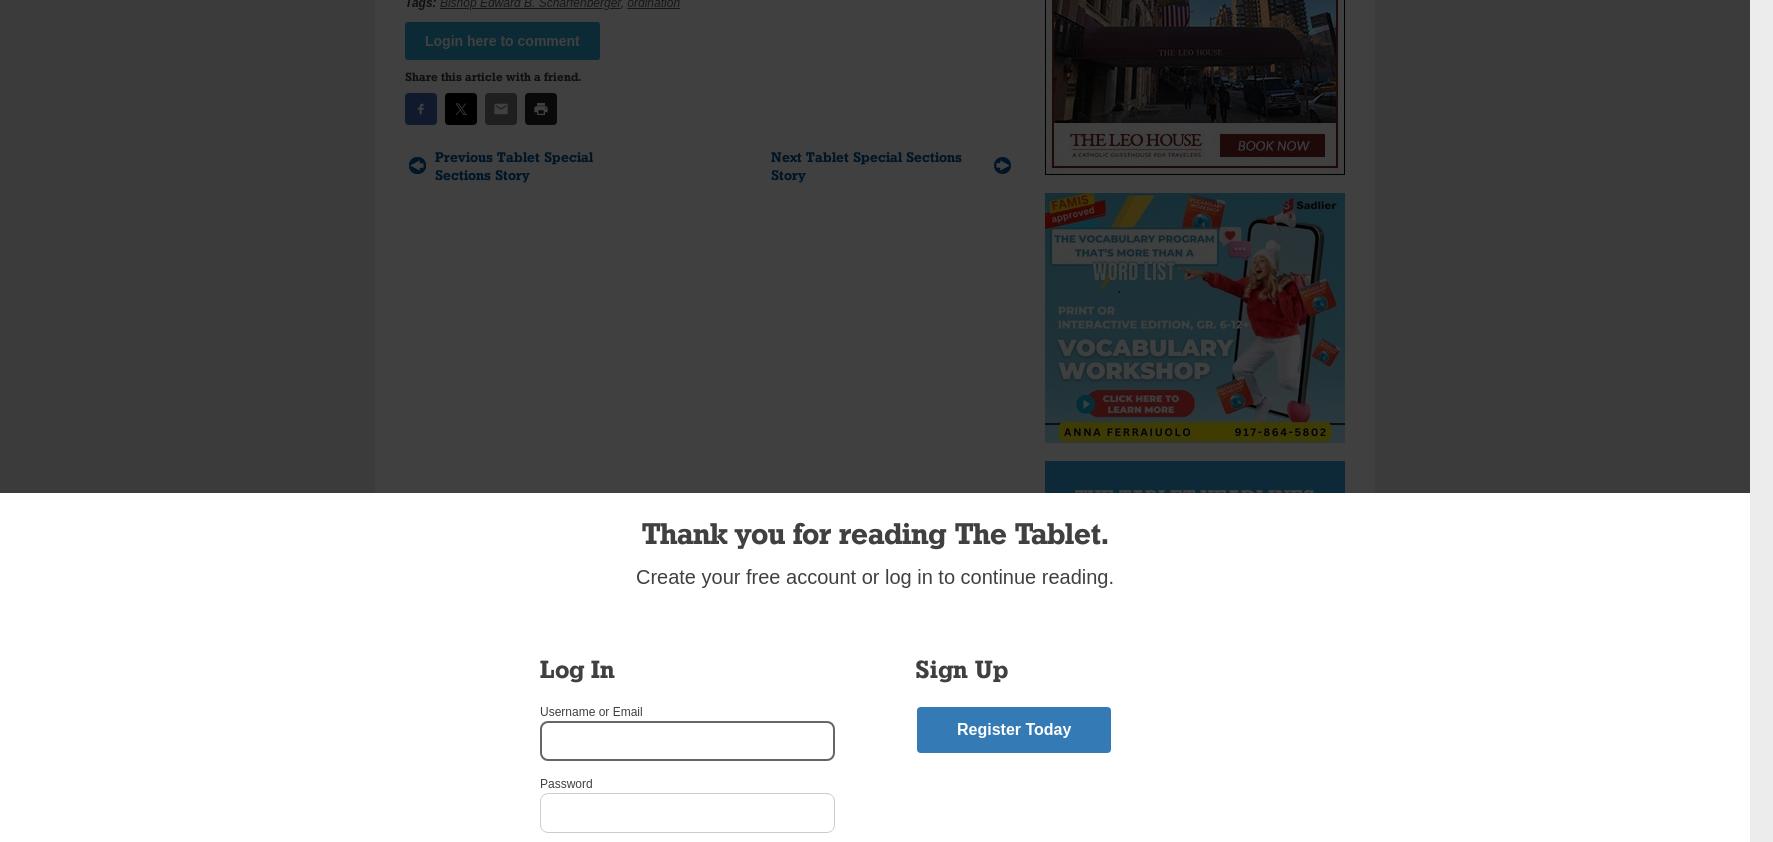  Describe the element at coordinates (865, 164) in the screenshot. I see `'Next Tablet Special Sections Story'` at that location.